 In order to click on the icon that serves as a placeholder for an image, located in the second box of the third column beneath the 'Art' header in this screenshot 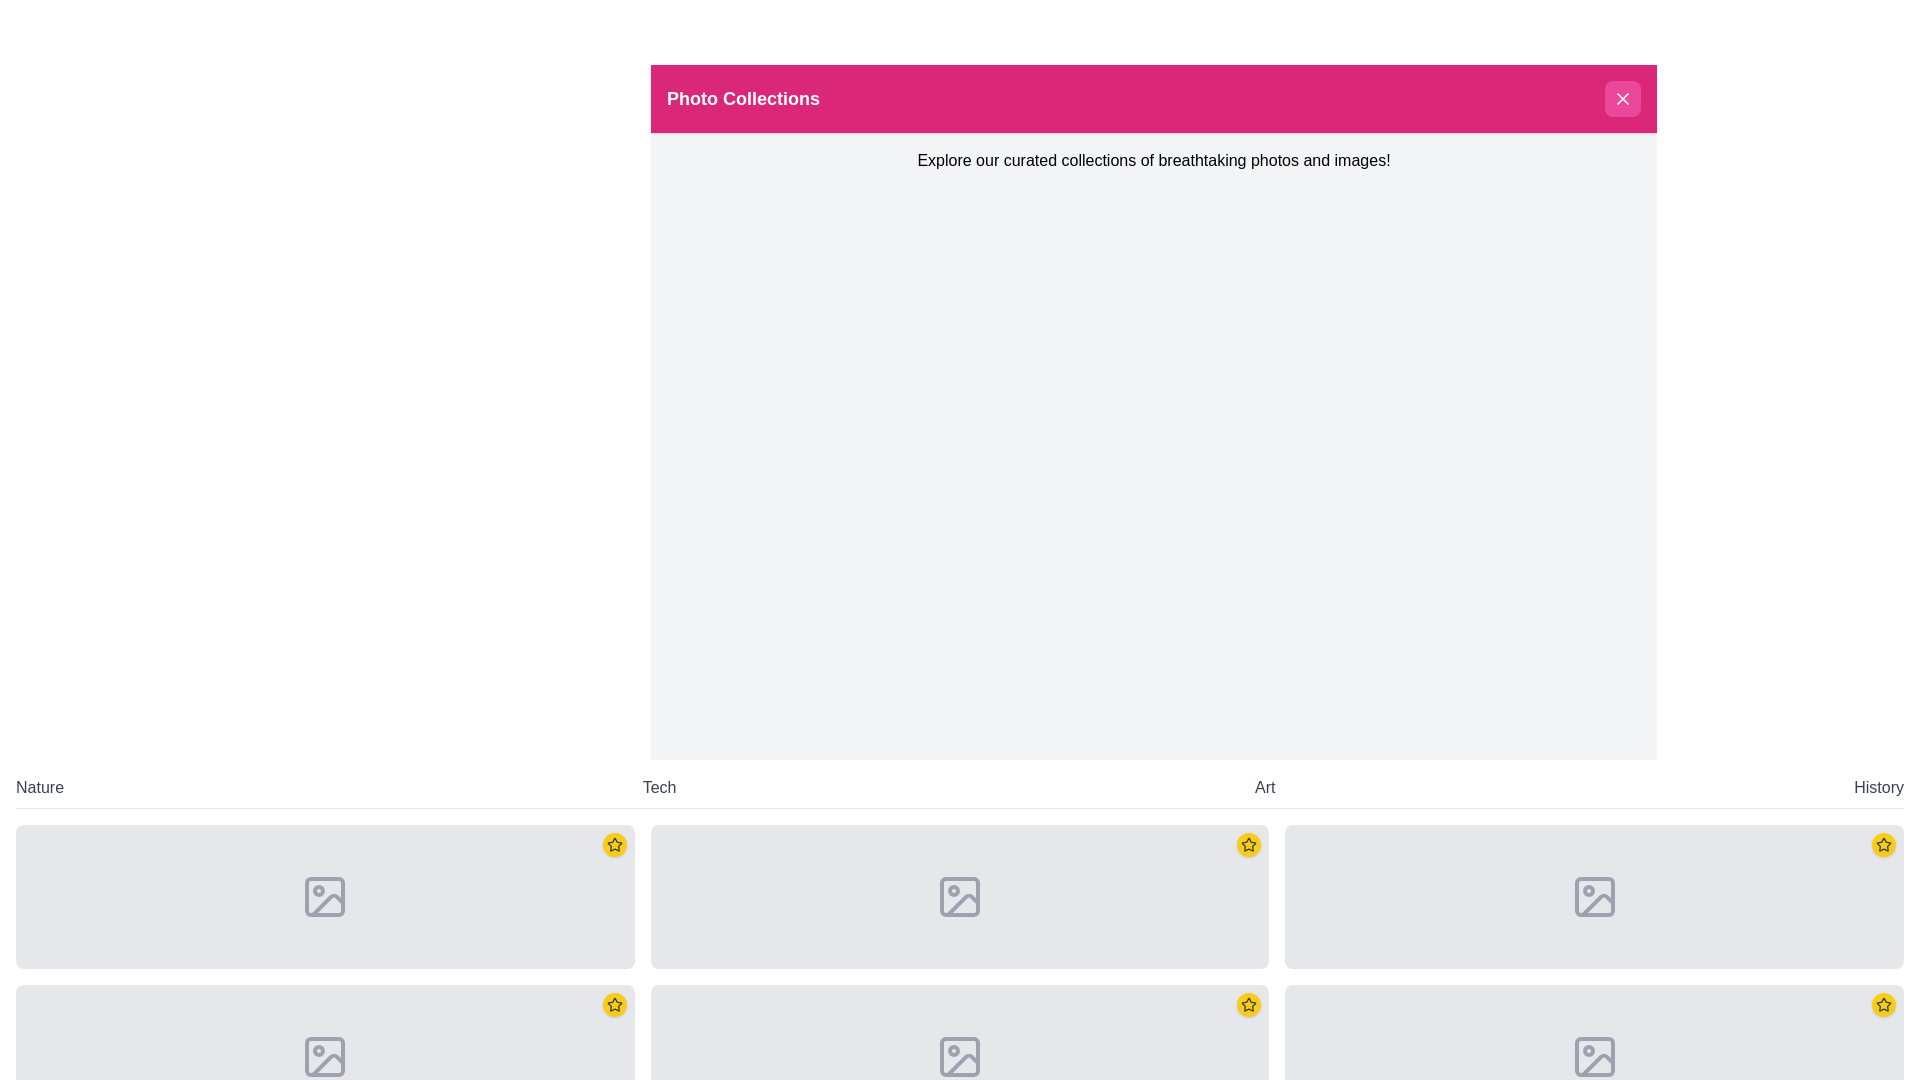, I will do `click(1593, 896)`.